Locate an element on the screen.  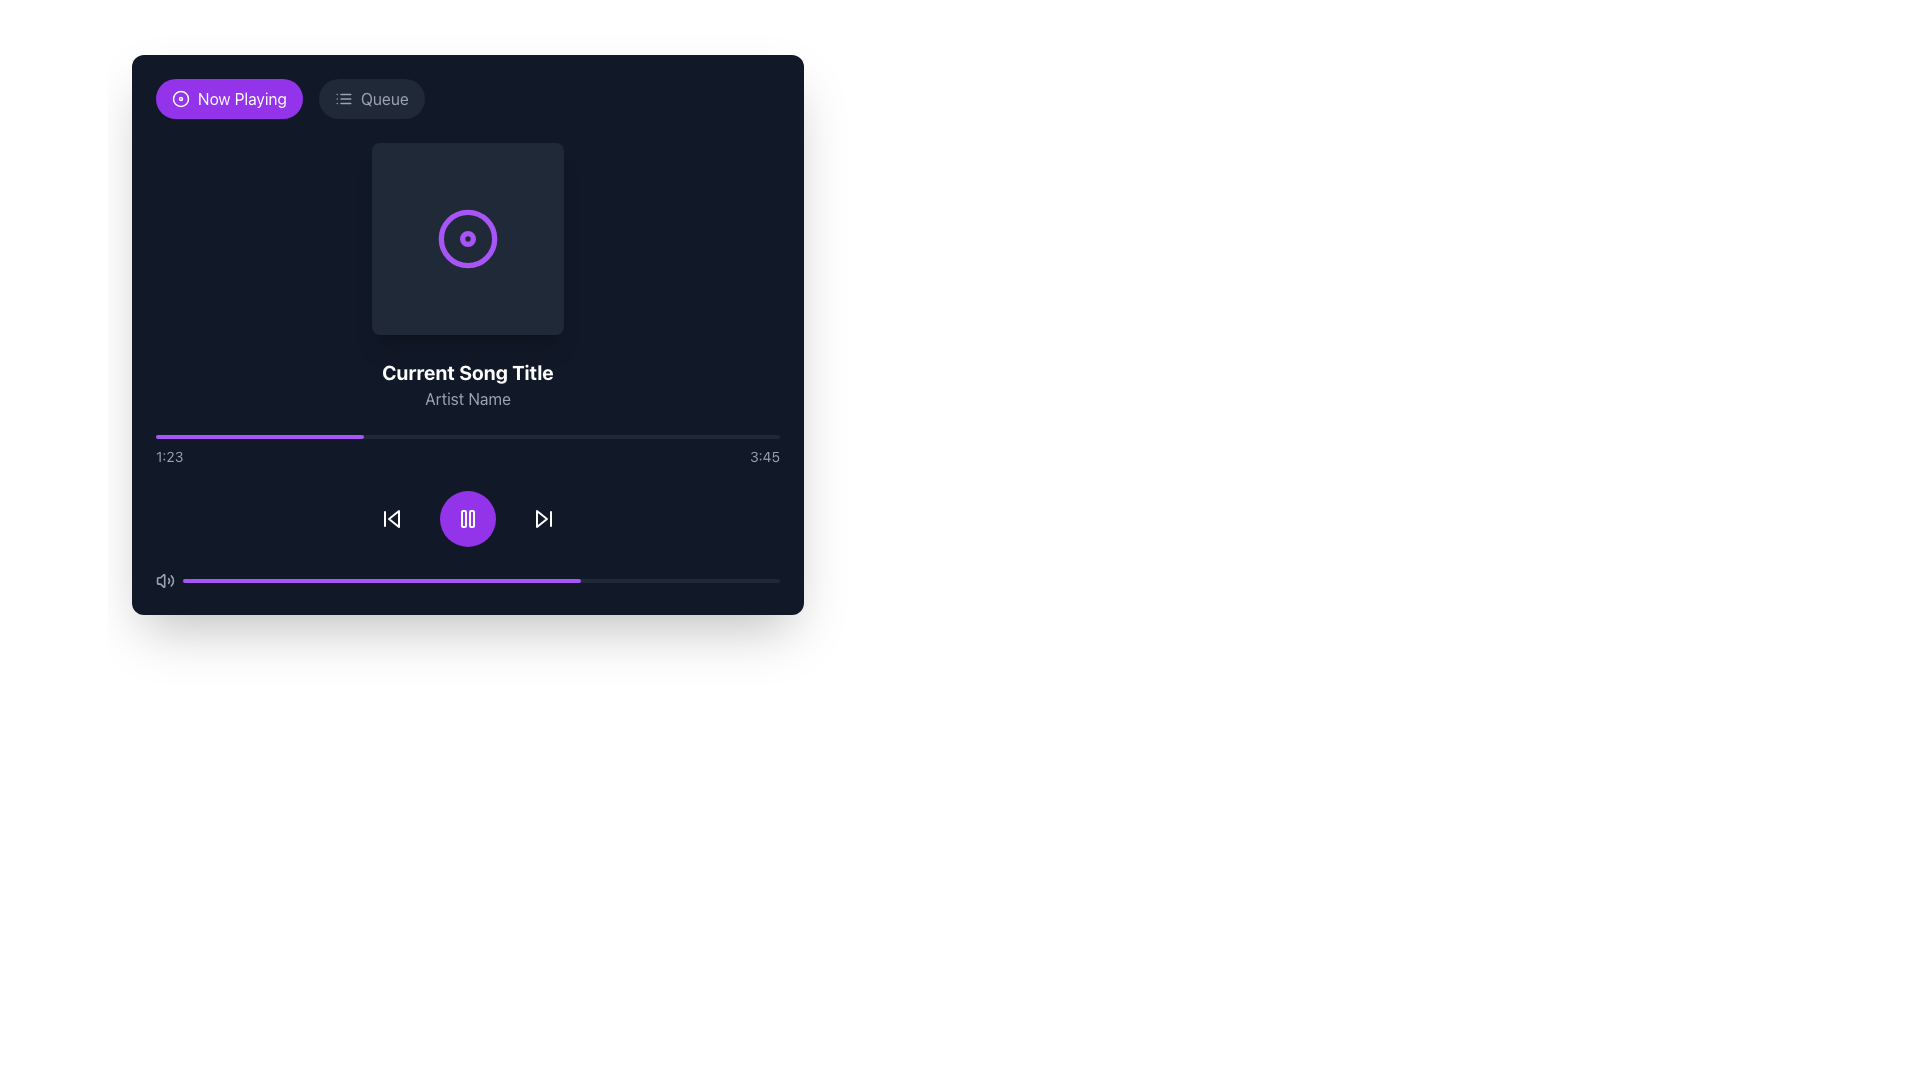
the volume level is located at coordinates (570, 581).